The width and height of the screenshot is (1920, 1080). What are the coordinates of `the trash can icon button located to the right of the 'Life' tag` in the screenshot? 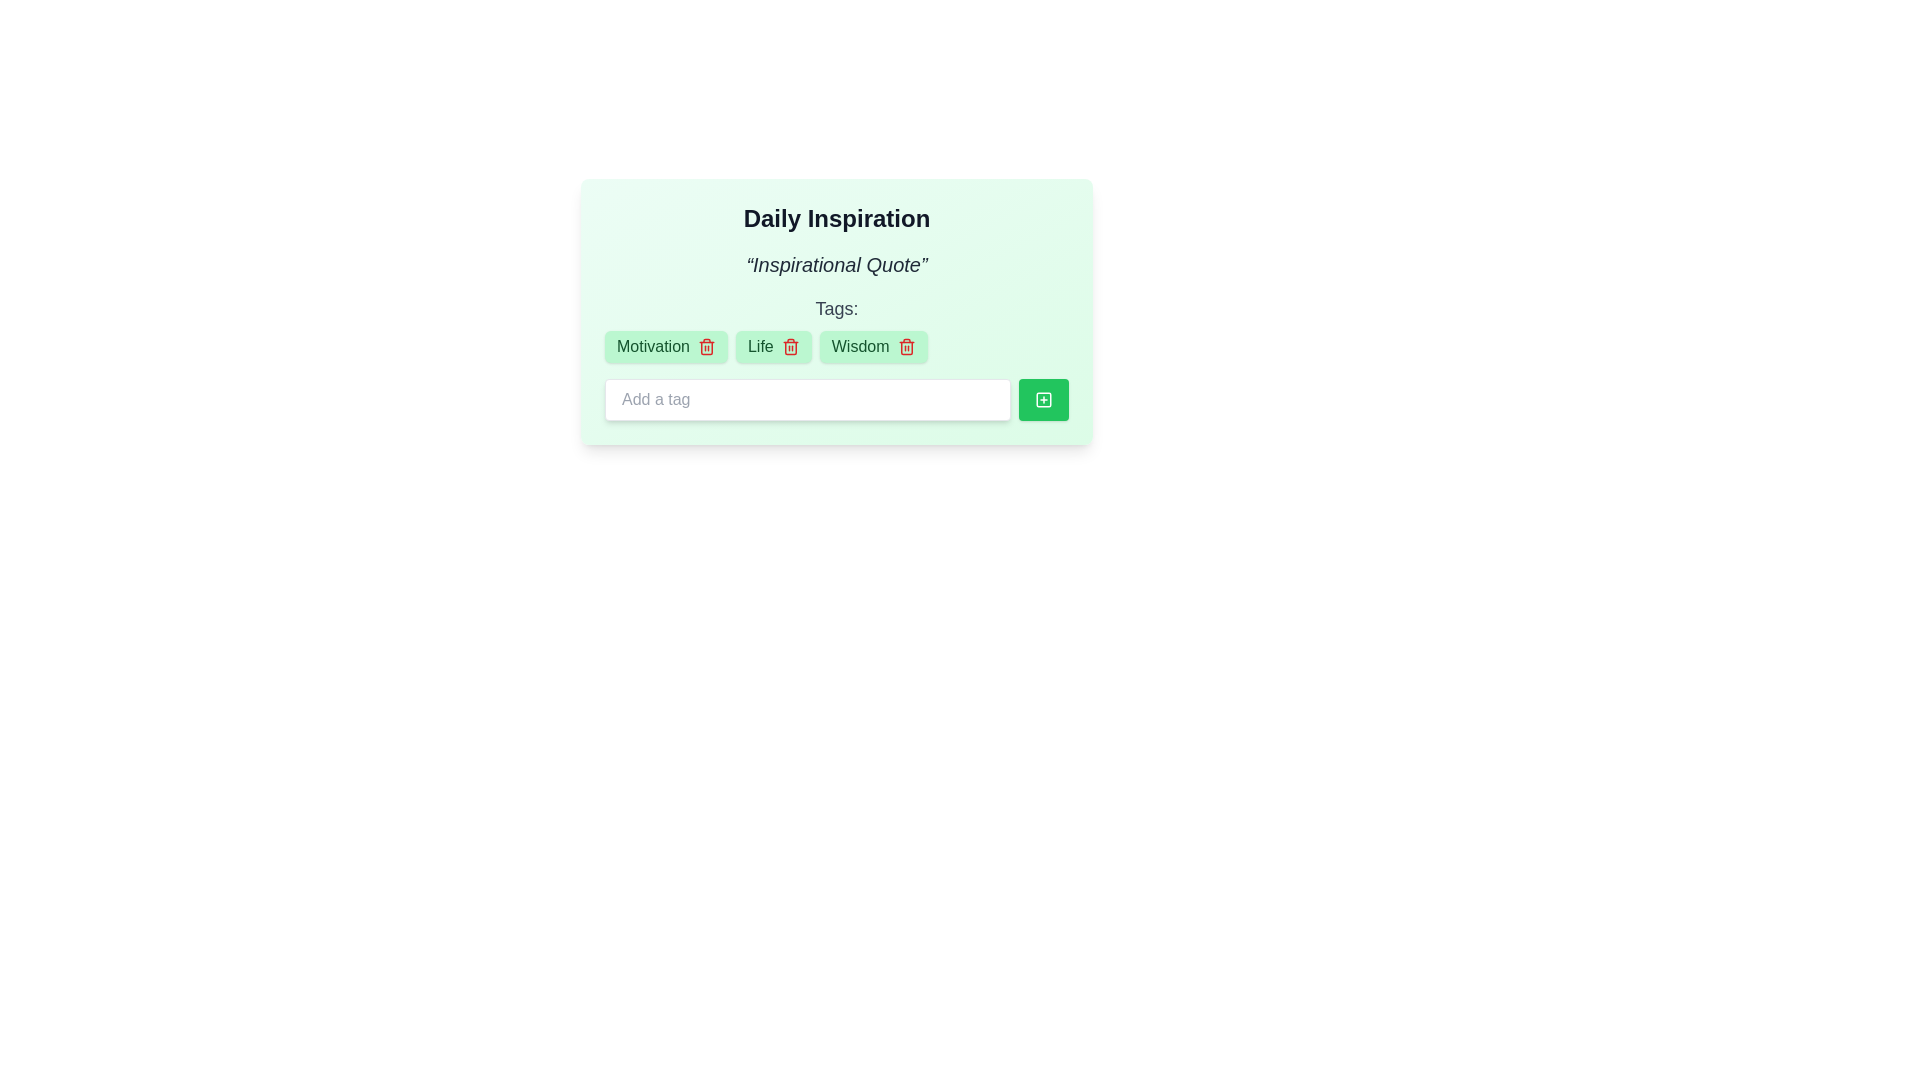 It's located at (789, 346).